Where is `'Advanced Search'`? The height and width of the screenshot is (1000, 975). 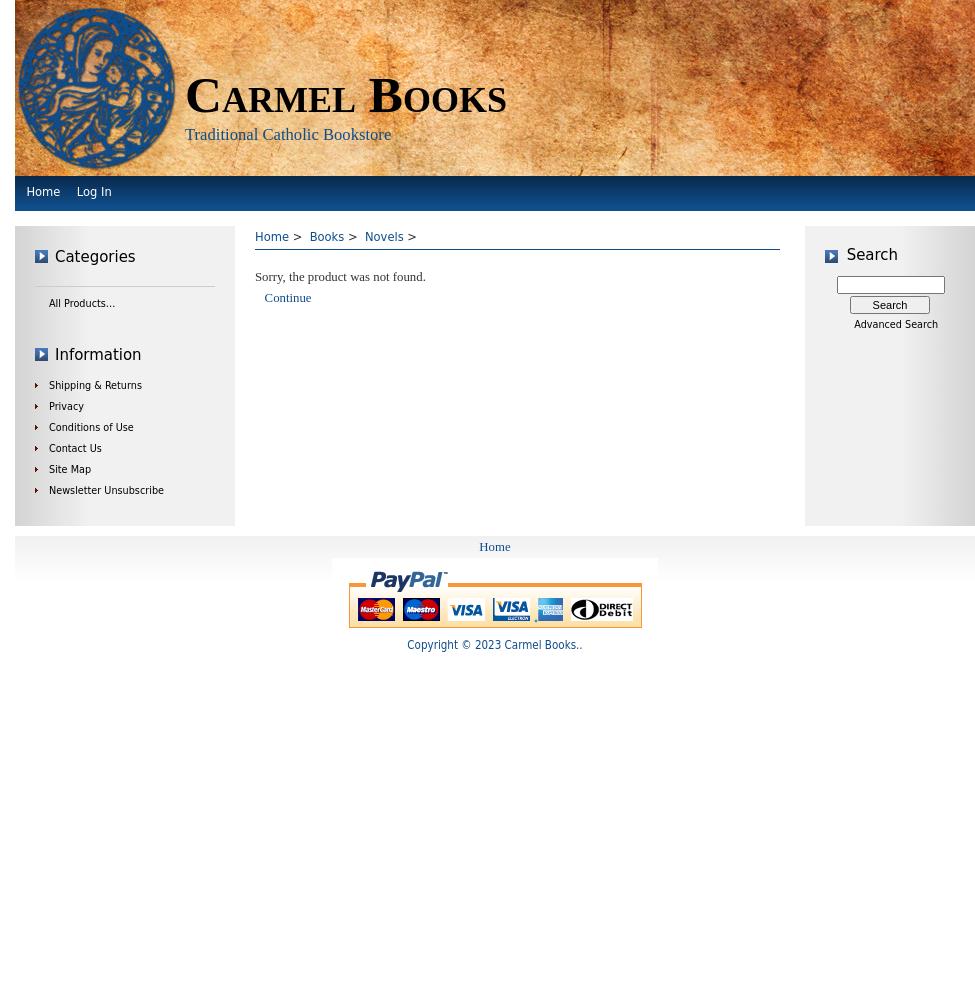 'Advanced Search' is located at coordinates (895, 323).